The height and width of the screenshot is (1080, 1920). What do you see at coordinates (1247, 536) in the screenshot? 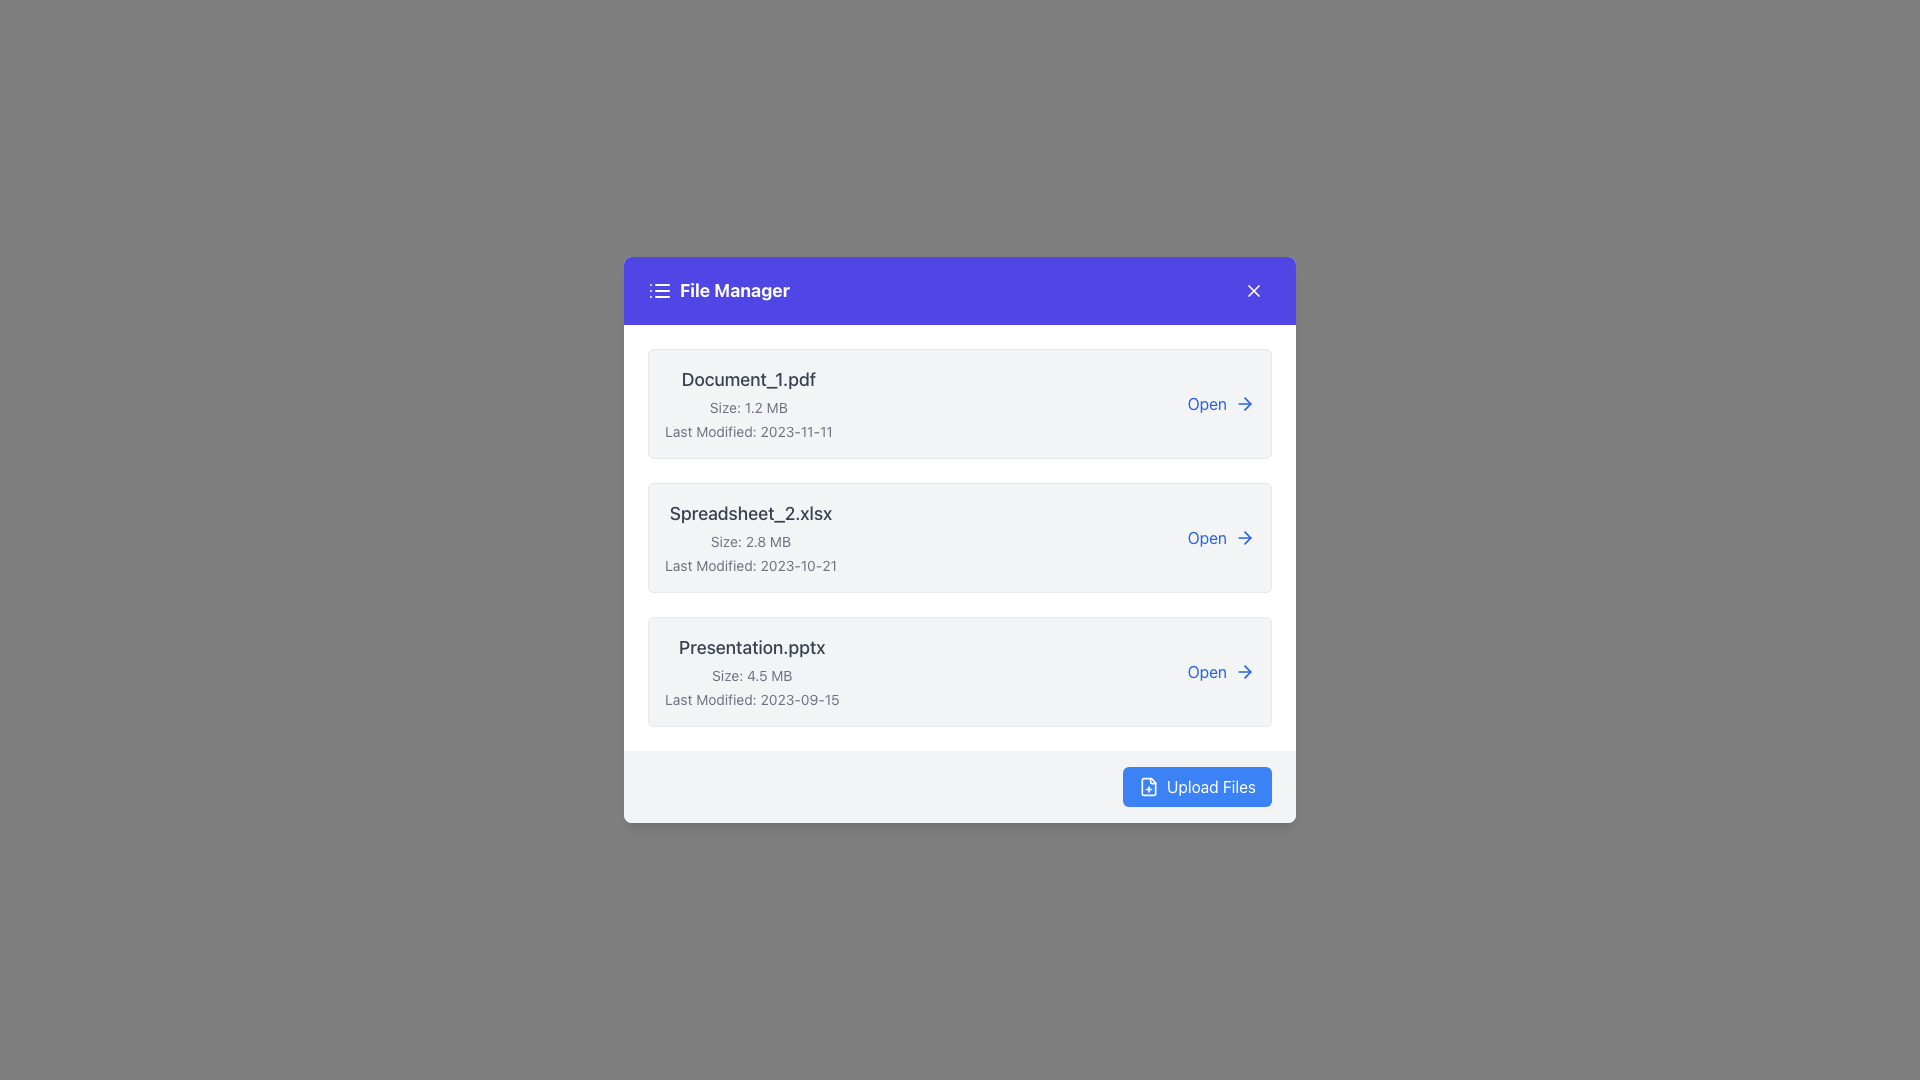
I see `the arrow icon located to the far right of the second file entry in the file management interface` at bounding box center [1247, 536].